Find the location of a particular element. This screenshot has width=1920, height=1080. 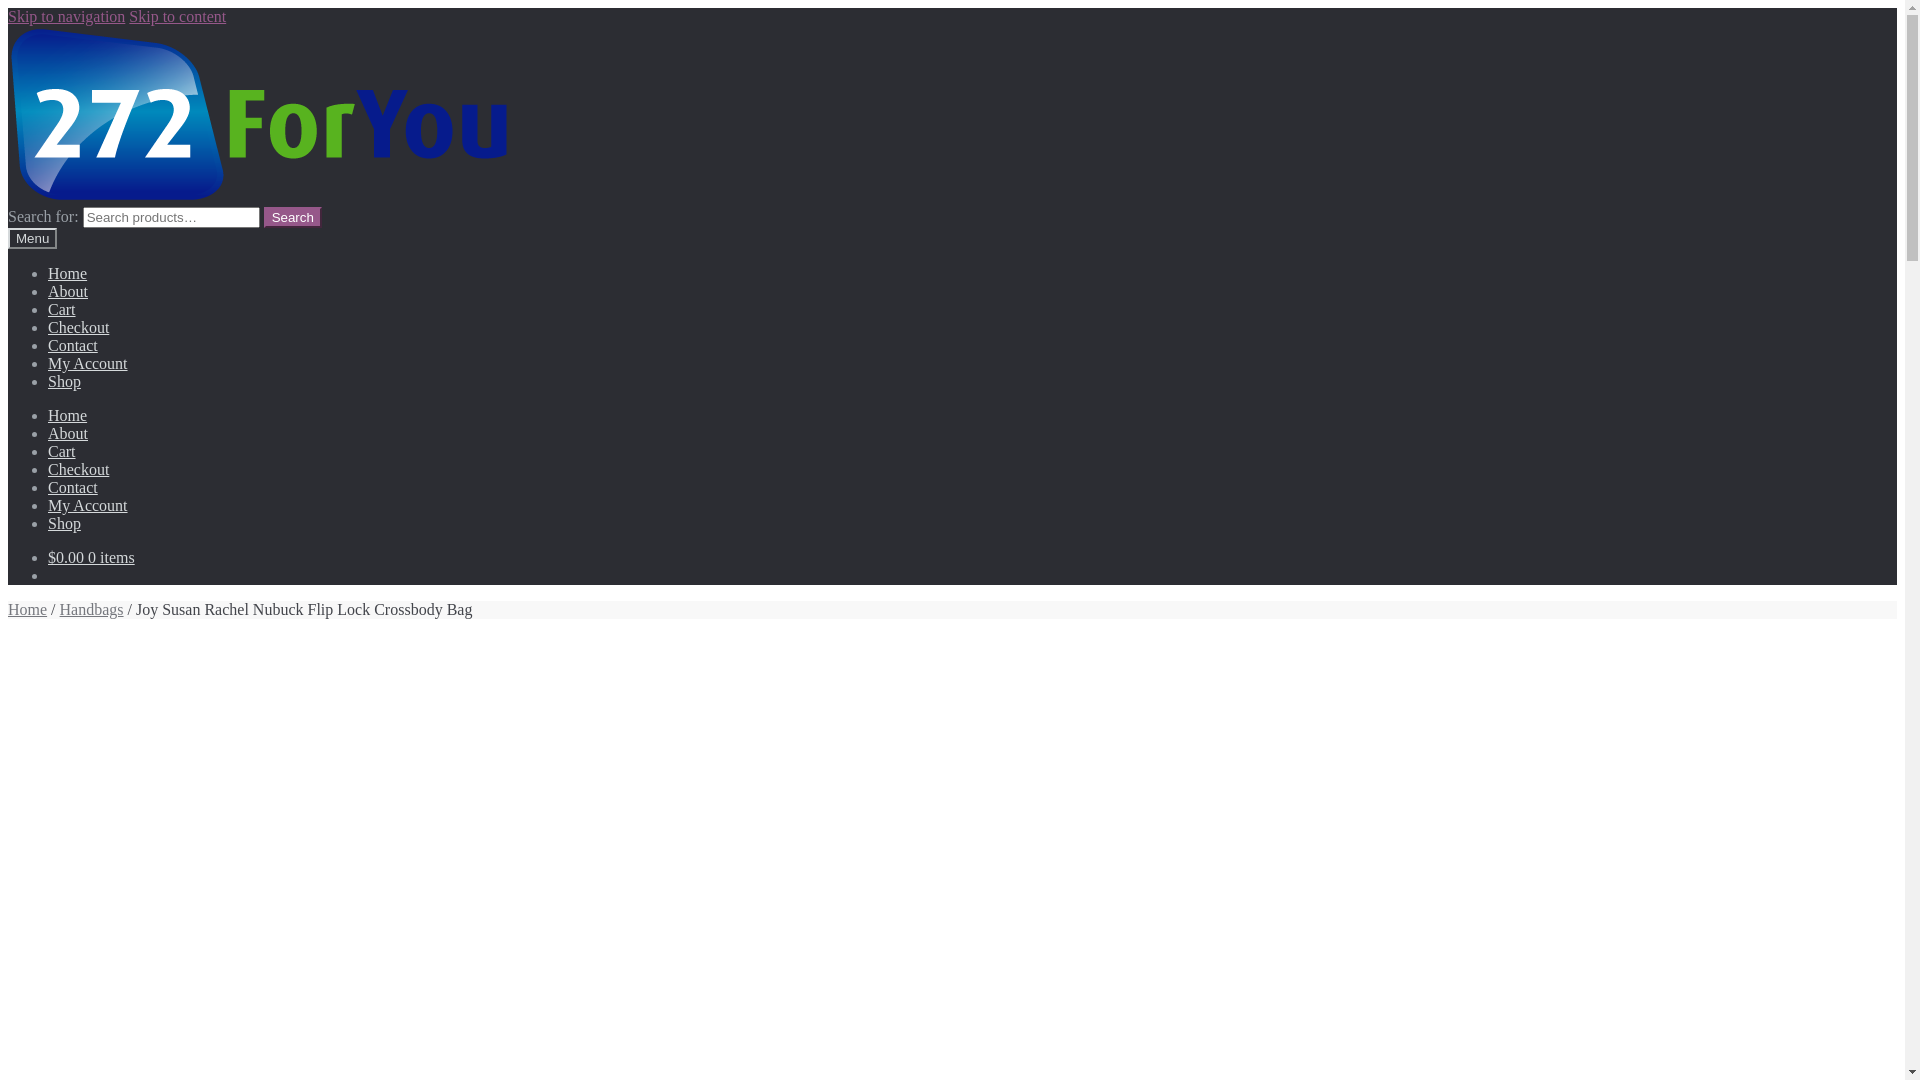

'About' is located at coordinates (48, 291).